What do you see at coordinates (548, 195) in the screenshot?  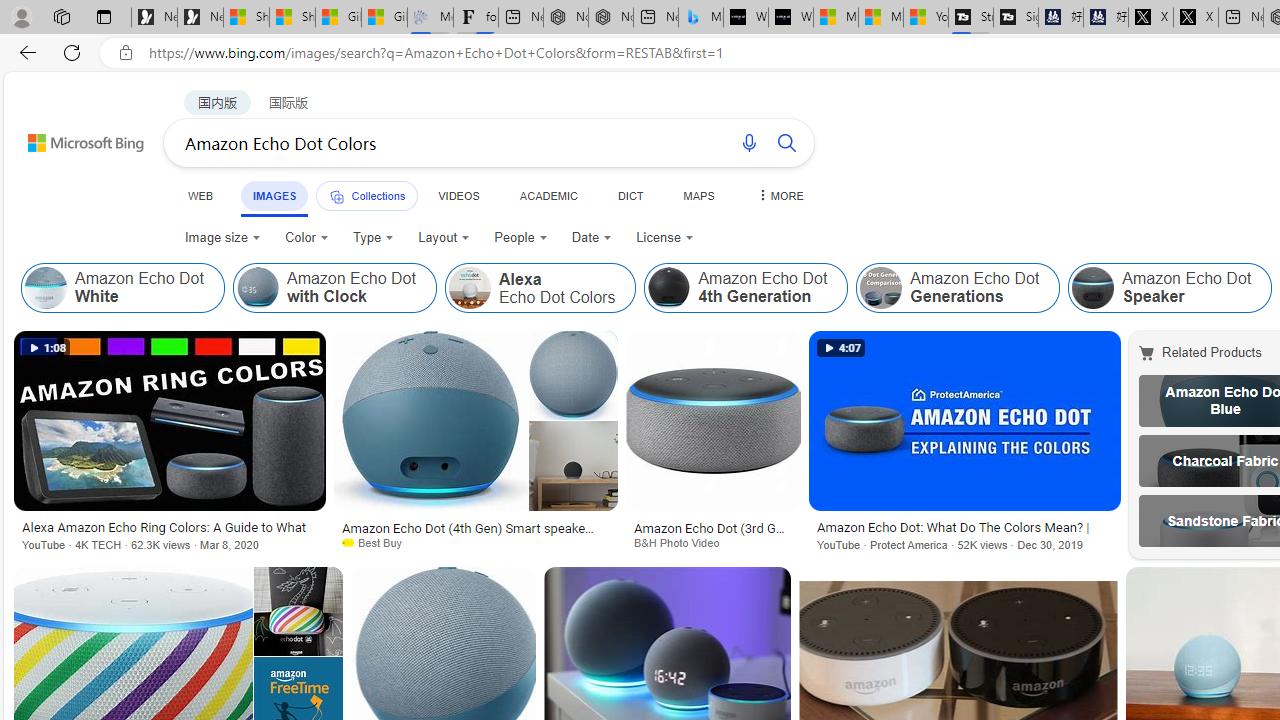 I see `'ACADEMIC'` at bounding box center [548, 195].